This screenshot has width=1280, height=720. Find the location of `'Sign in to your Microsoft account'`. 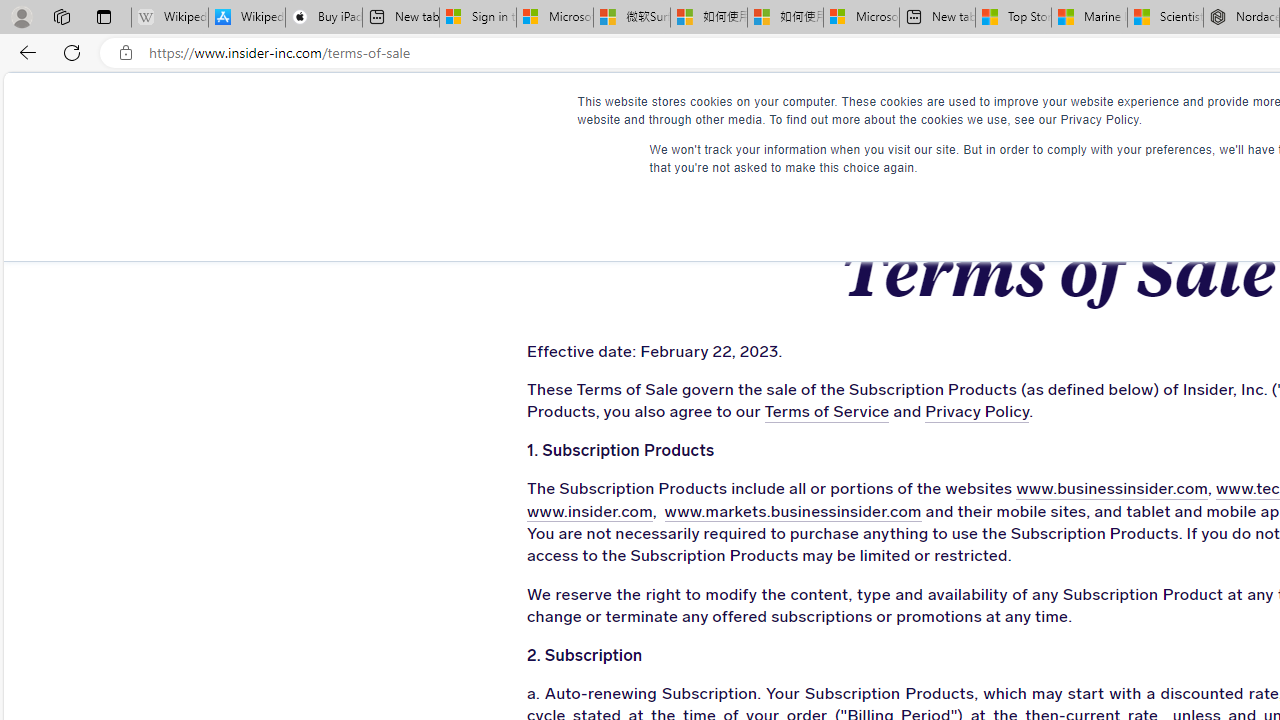

'Sign in to your Microsoft account' is located at coordinates (477, 17).